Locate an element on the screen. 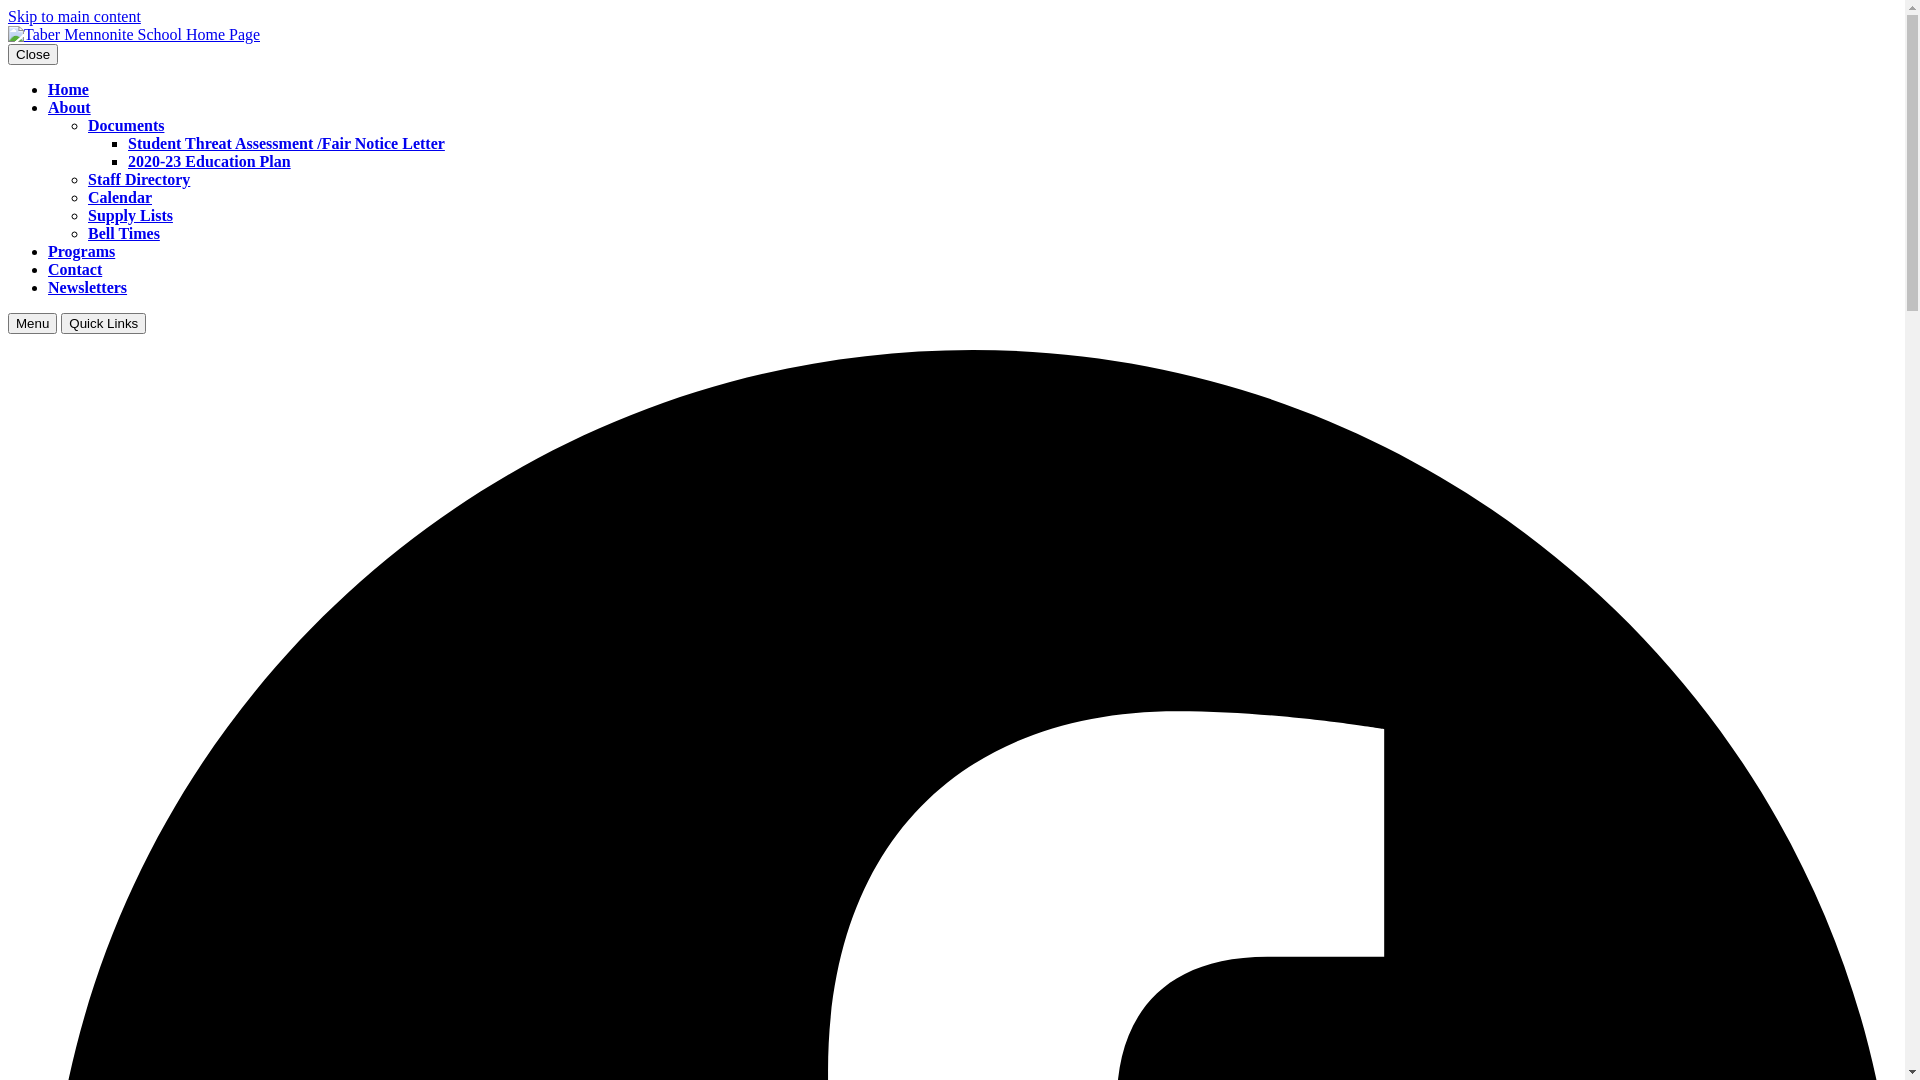  'Staff Directory' is located at coordinates (138, 178).